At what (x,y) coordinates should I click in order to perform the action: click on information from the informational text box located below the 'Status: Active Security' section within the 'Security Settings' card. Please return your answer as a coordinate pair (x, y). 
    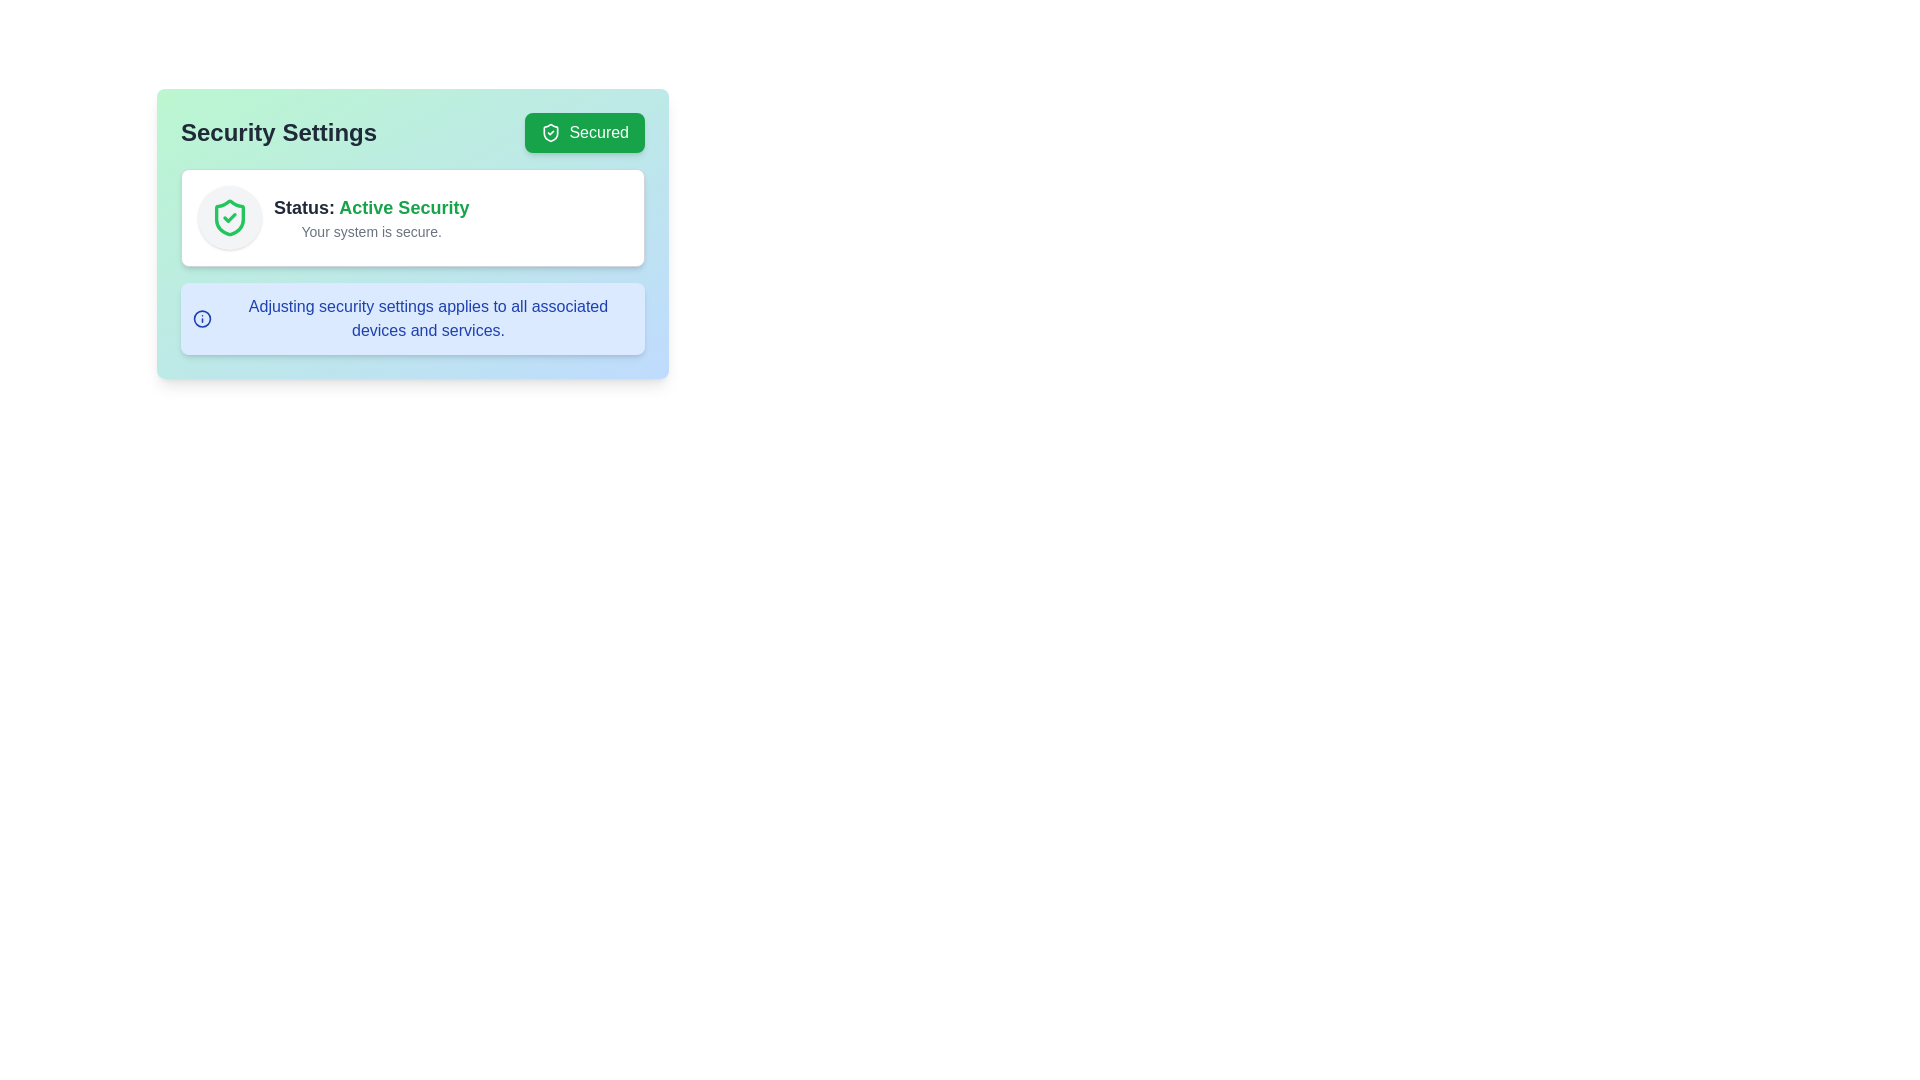
    Looking at the image, I should click on (411, 318).